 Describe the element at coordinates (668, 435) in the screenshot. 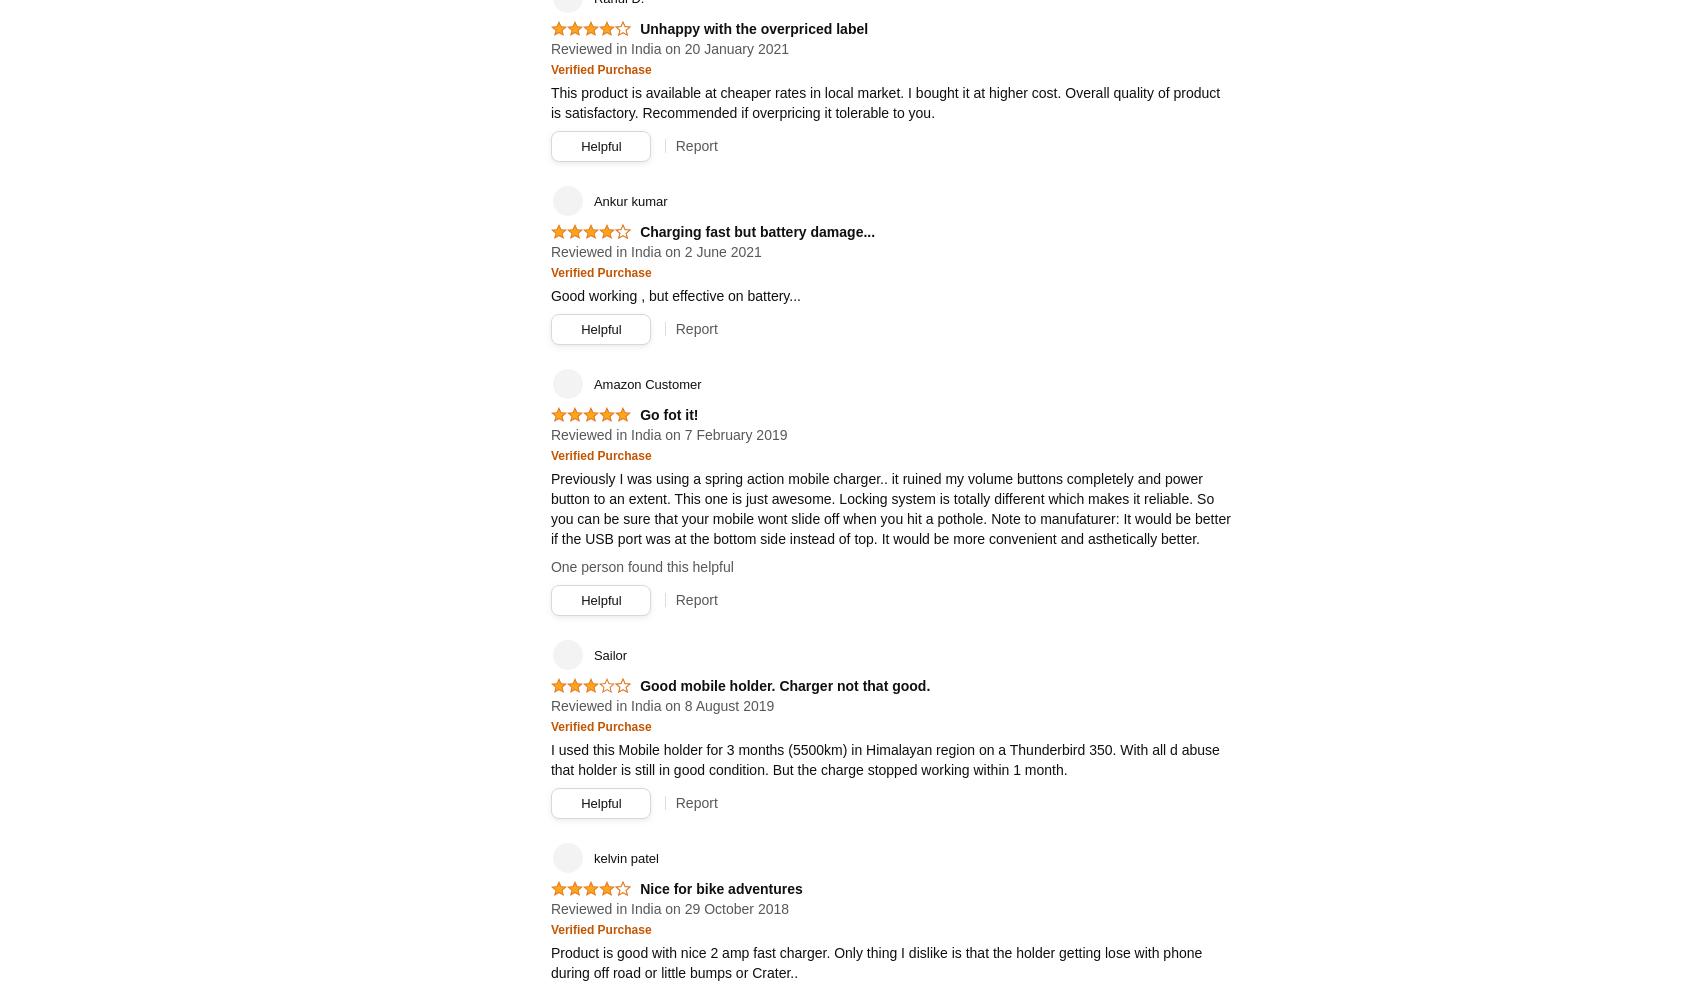

I see `'Reviewed in India on 7 February 2019'` at that location.